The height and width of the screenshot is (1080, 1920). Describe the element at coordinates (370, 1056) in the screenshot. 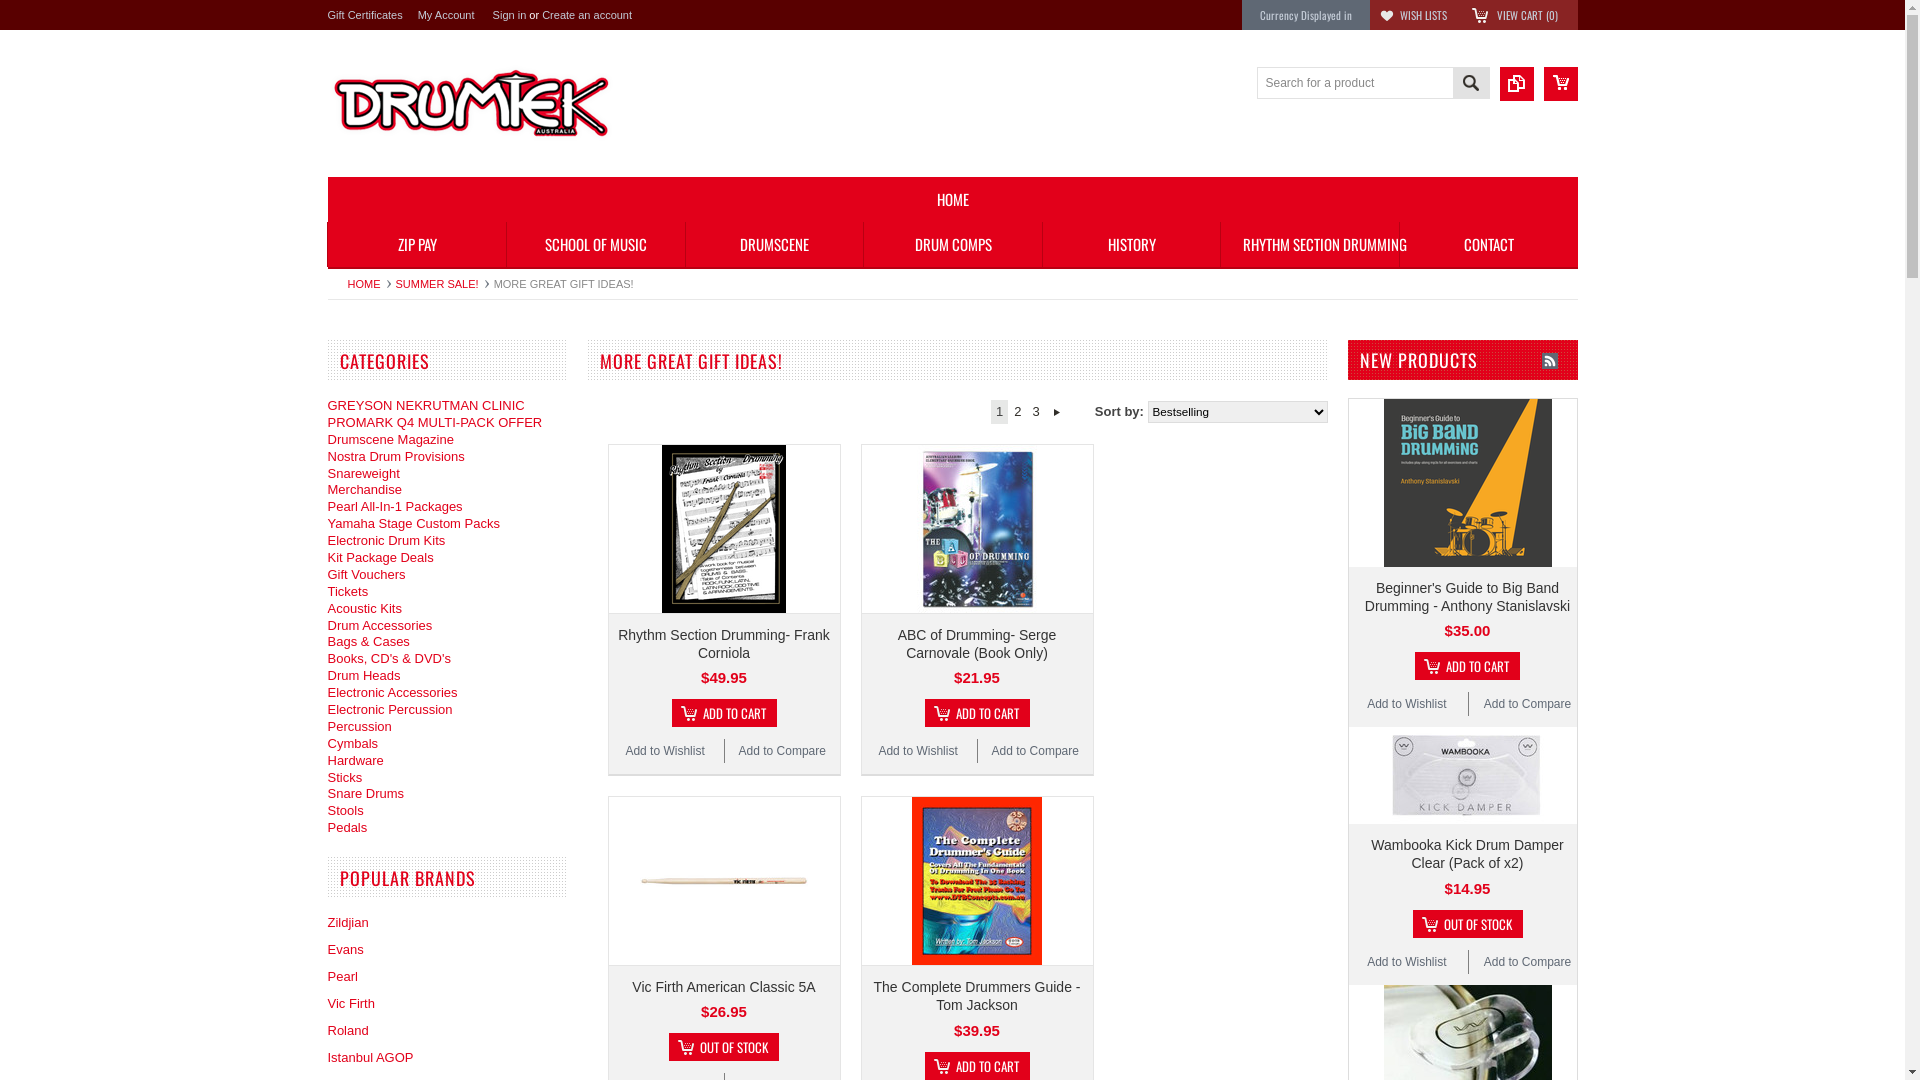

I see `'Istanbul AGOP'` at that location.